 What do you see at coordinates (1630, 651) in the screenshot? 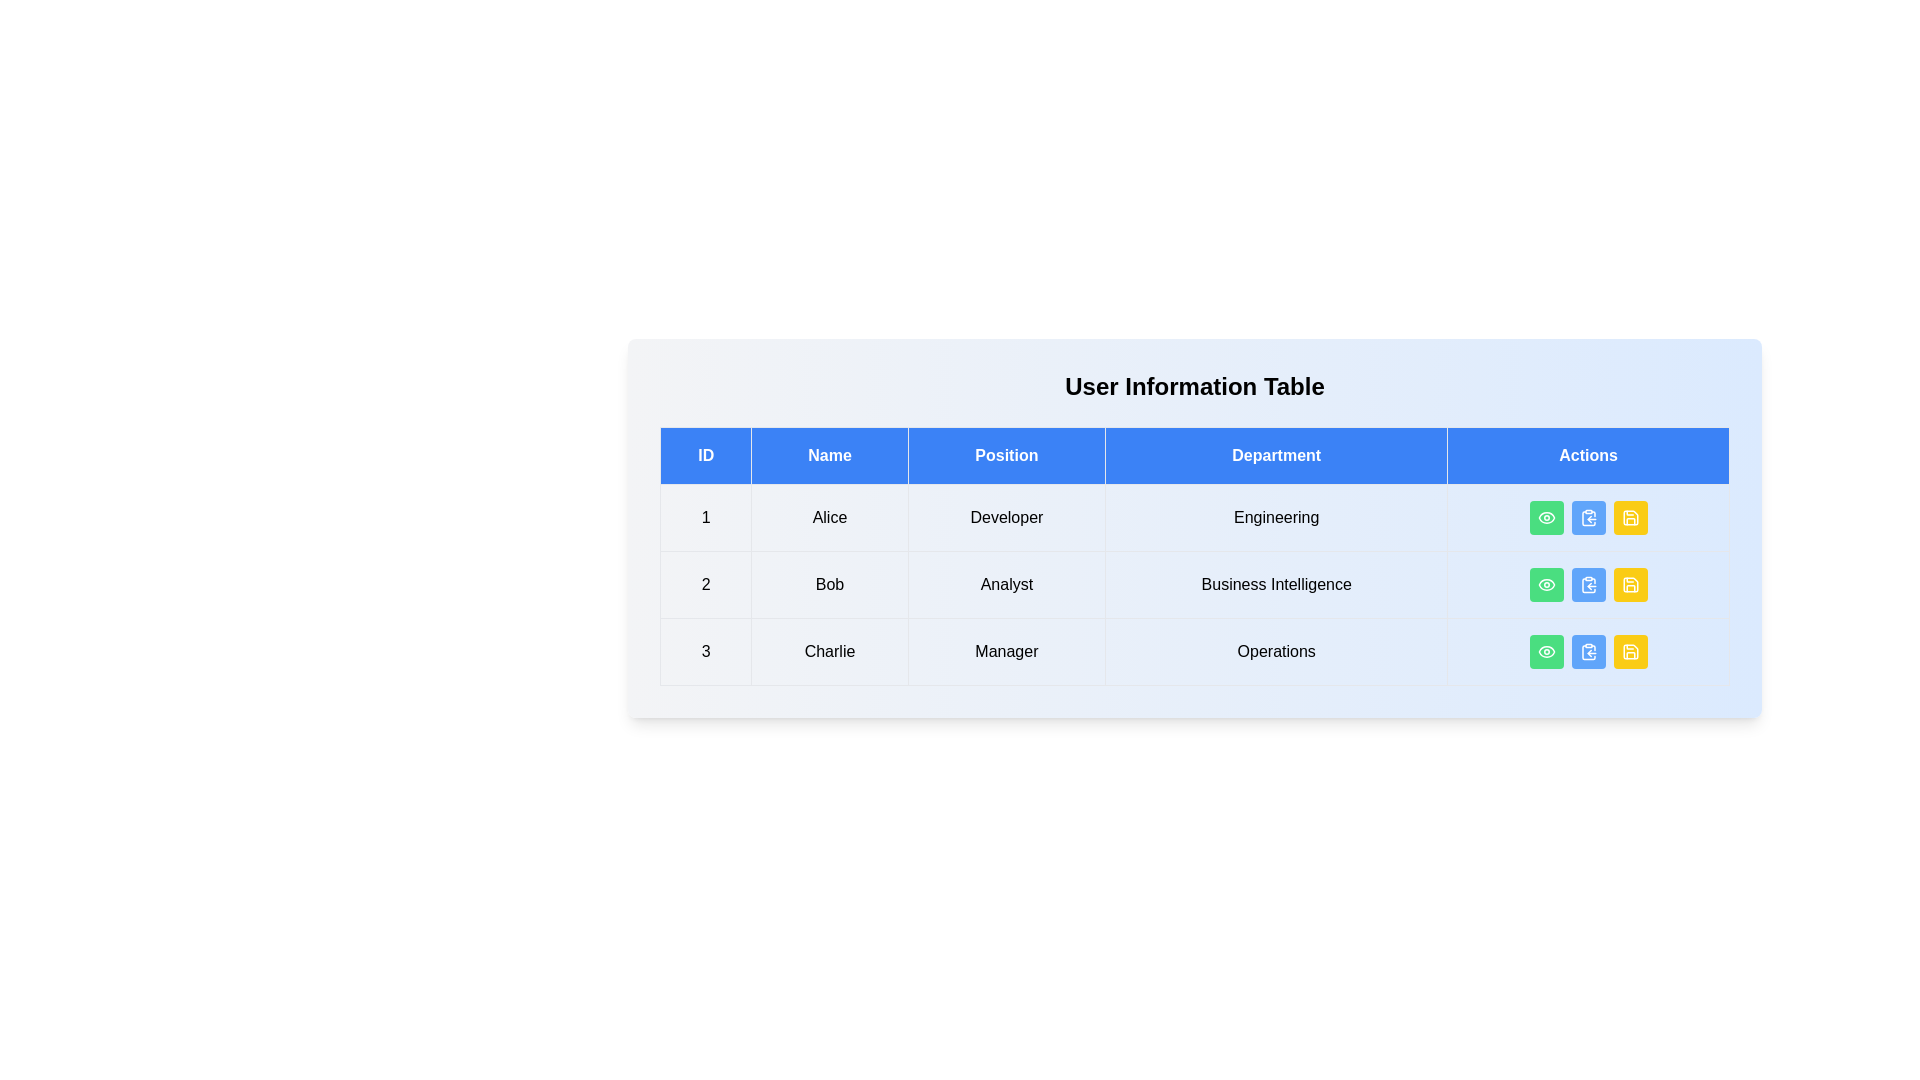
I see `the save button for the user with ID 3` at bounding box center [1630, 651].